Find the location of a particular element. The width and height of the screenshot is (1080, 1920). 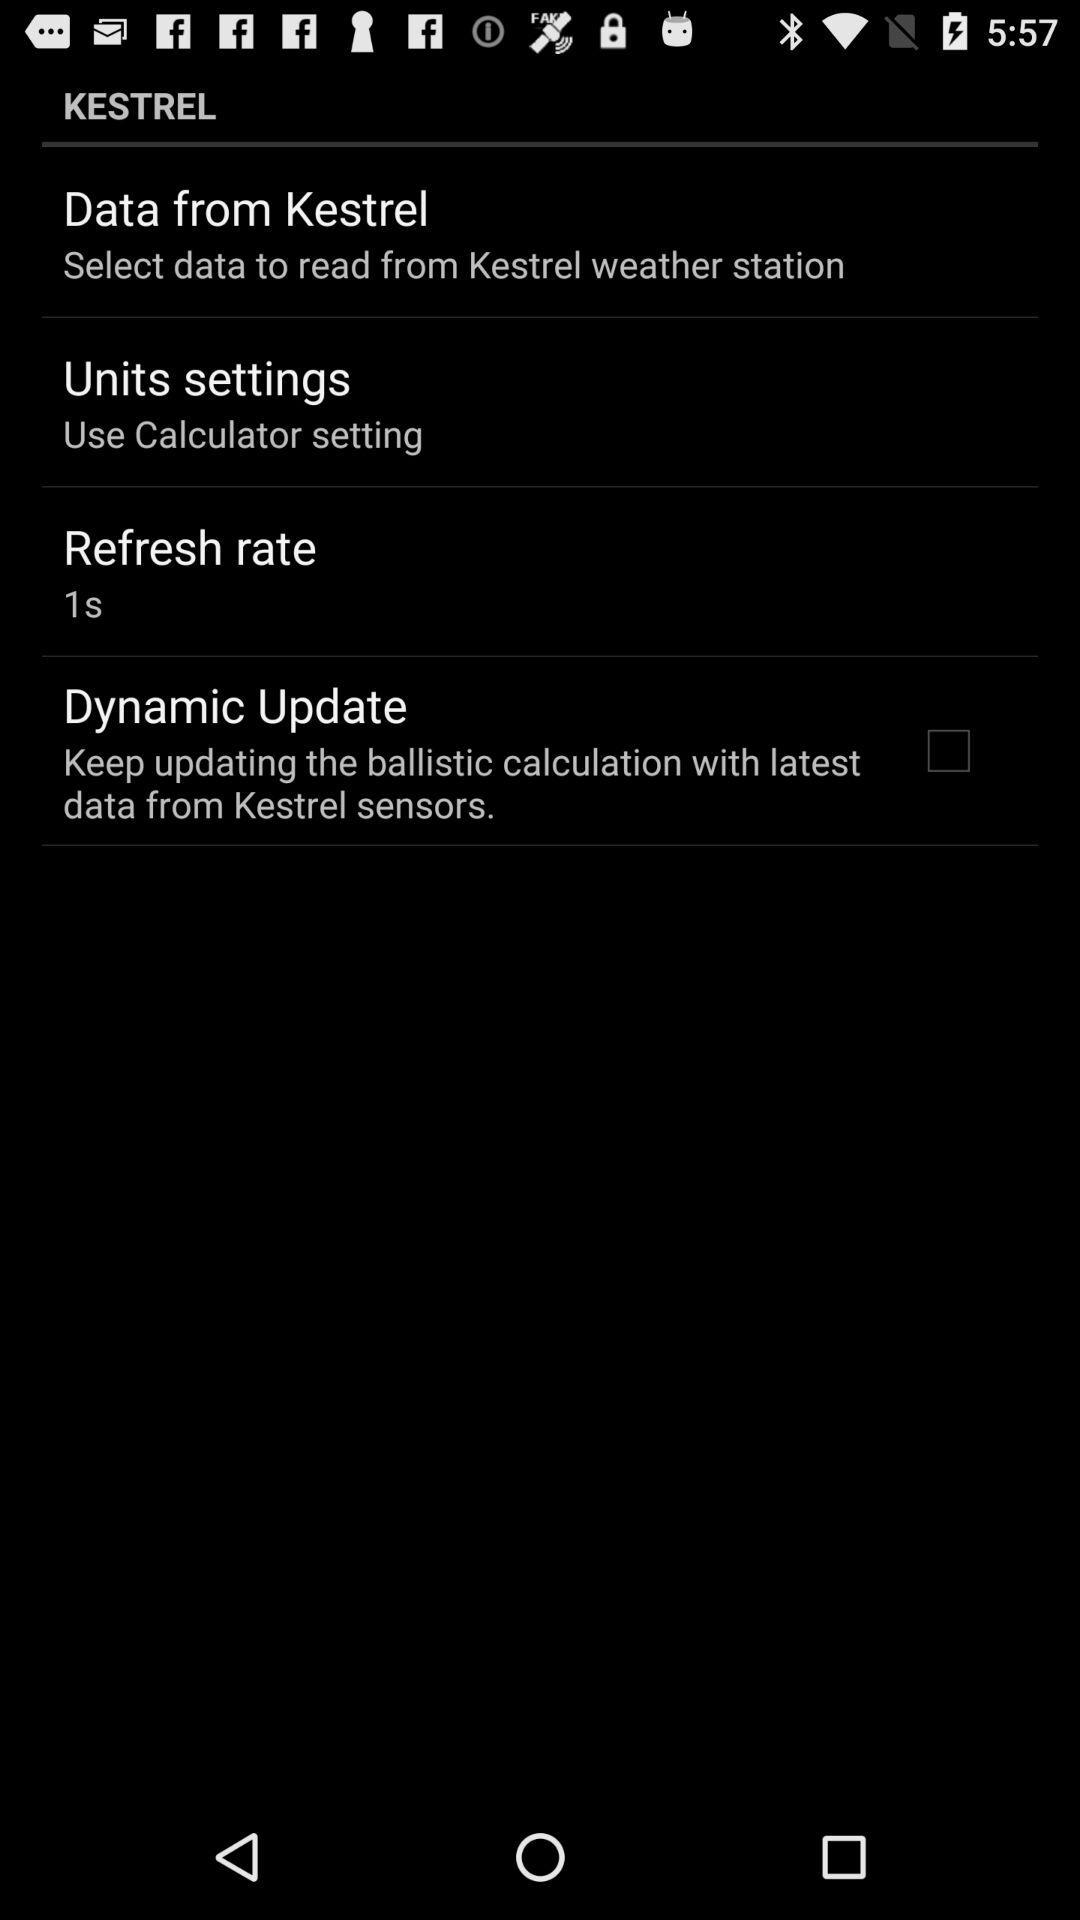

the icon above units settings is located at coordinates (454, 263).